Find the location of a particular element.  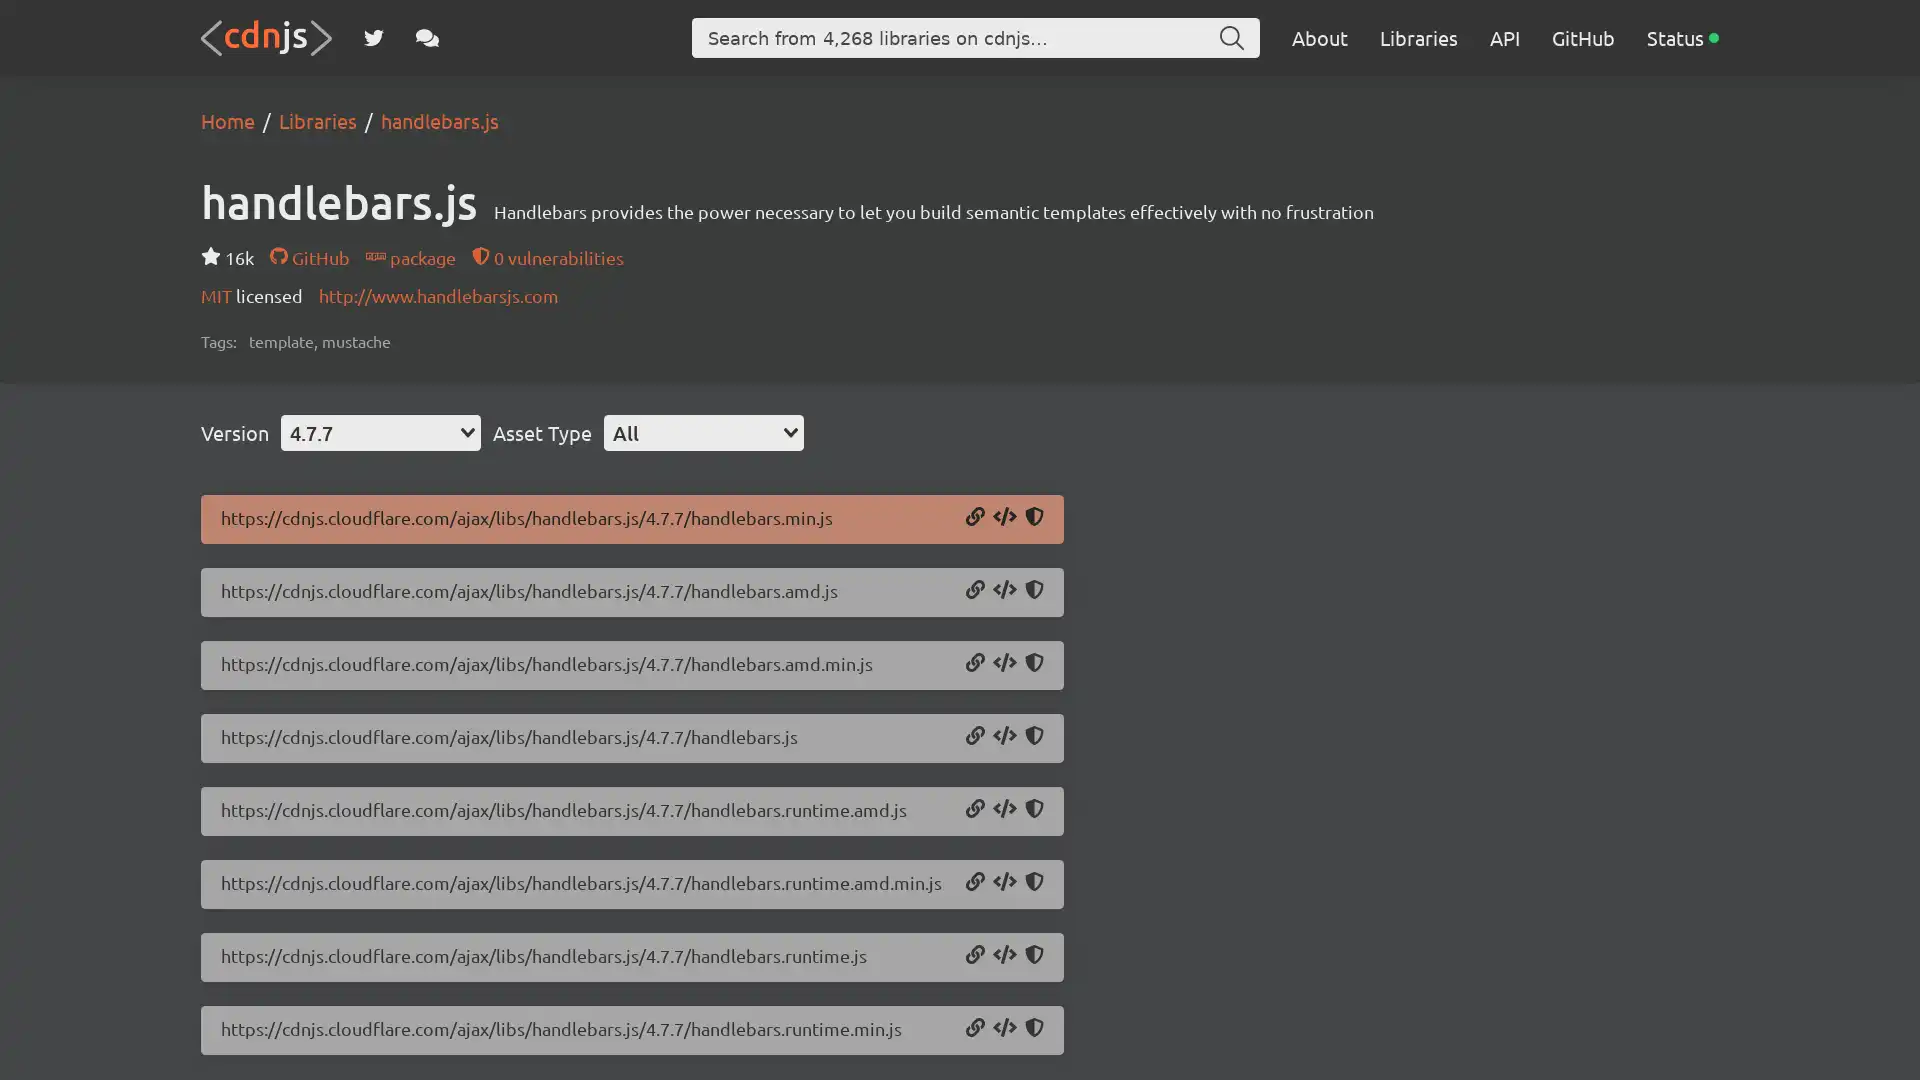

Copy Script Tag is located at coordinates (1004, 810).